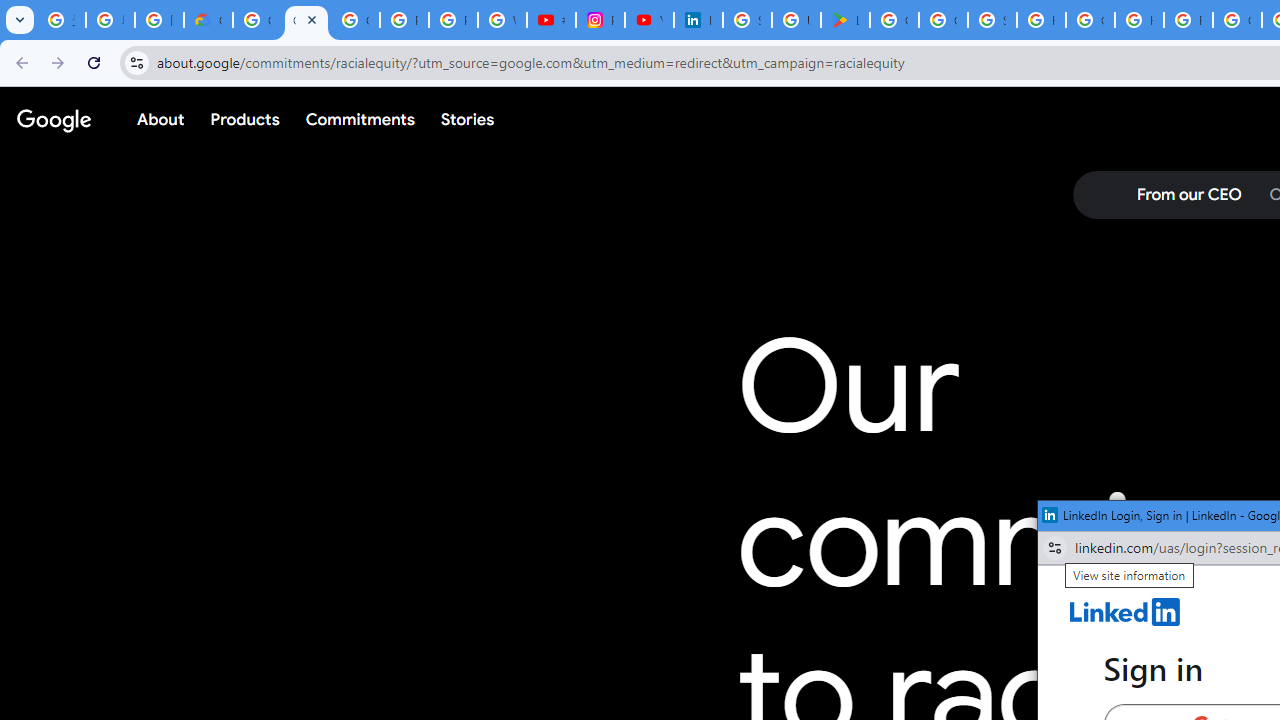  I want to click on 'AutomationID: linkedin-logo', so click(1125, 611).